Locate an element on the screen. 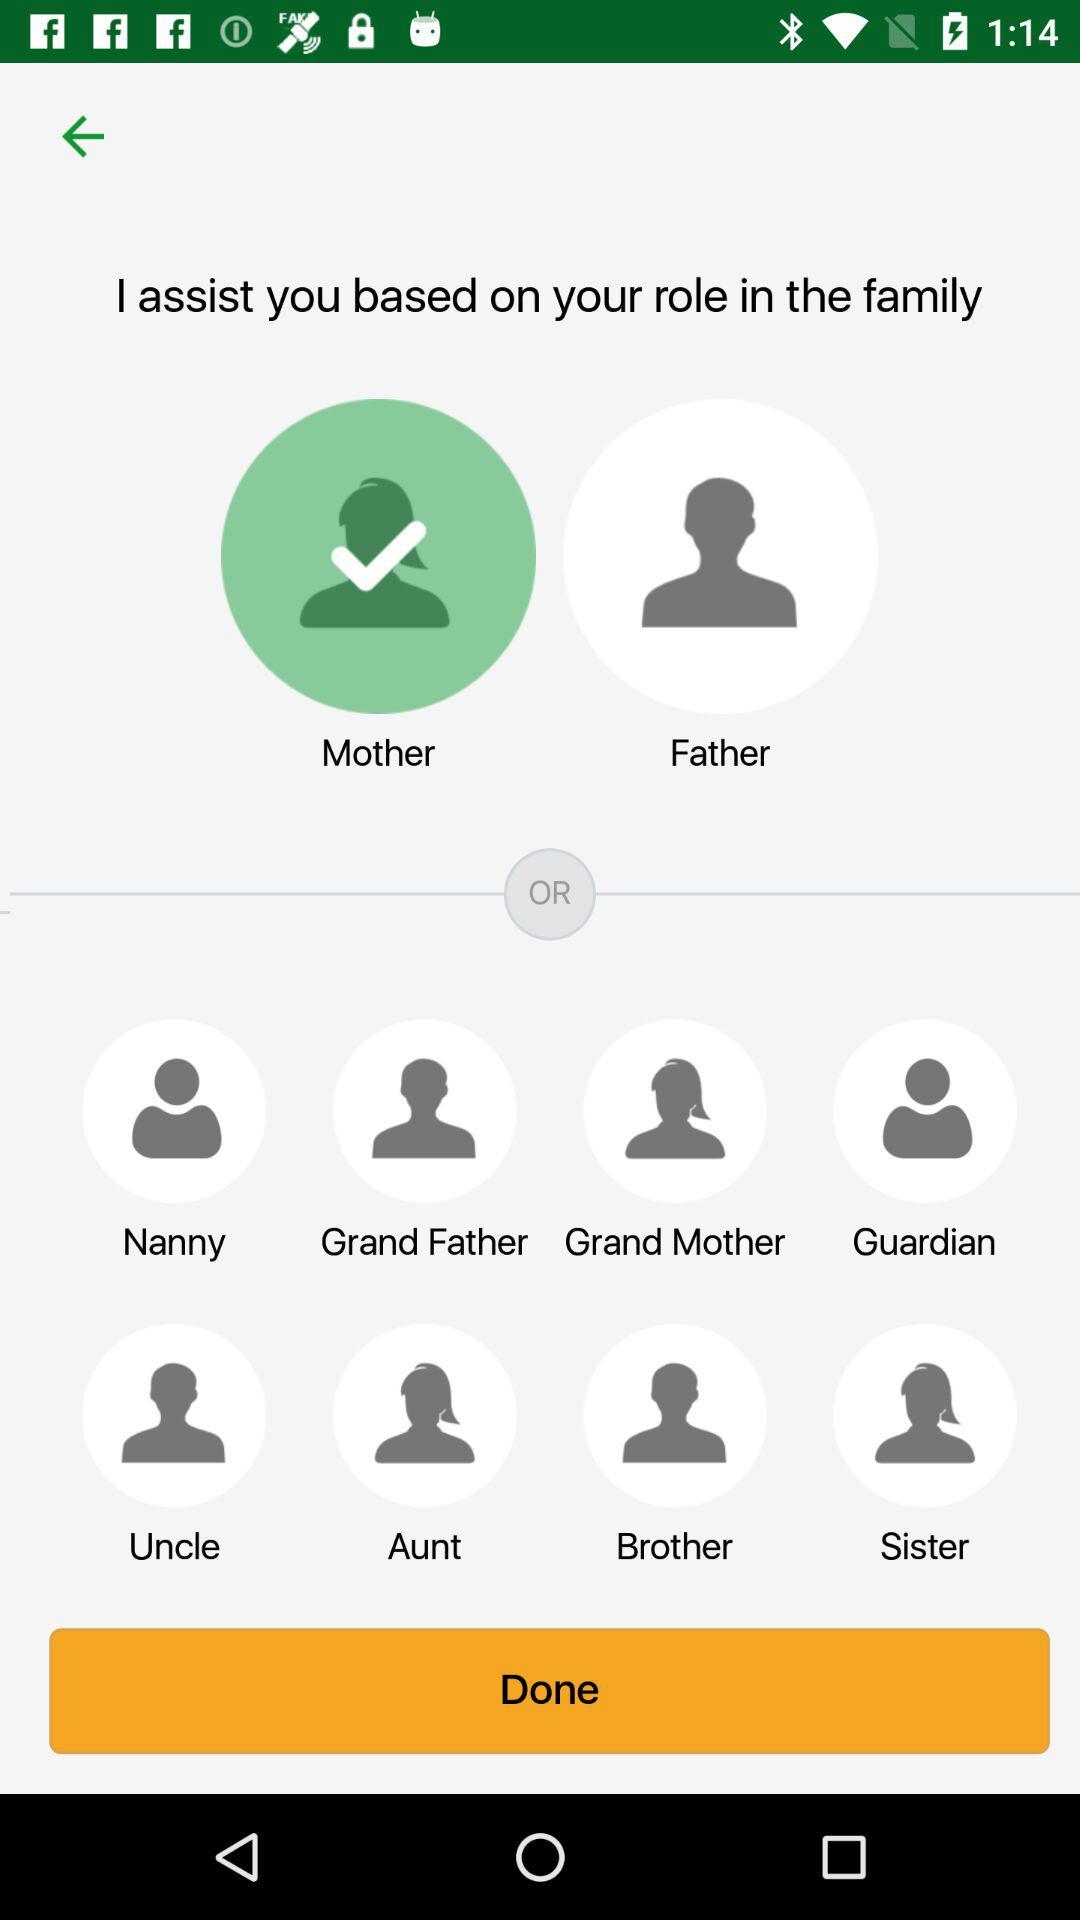  icon above i assist you icon is located at coordinates (72, 135).